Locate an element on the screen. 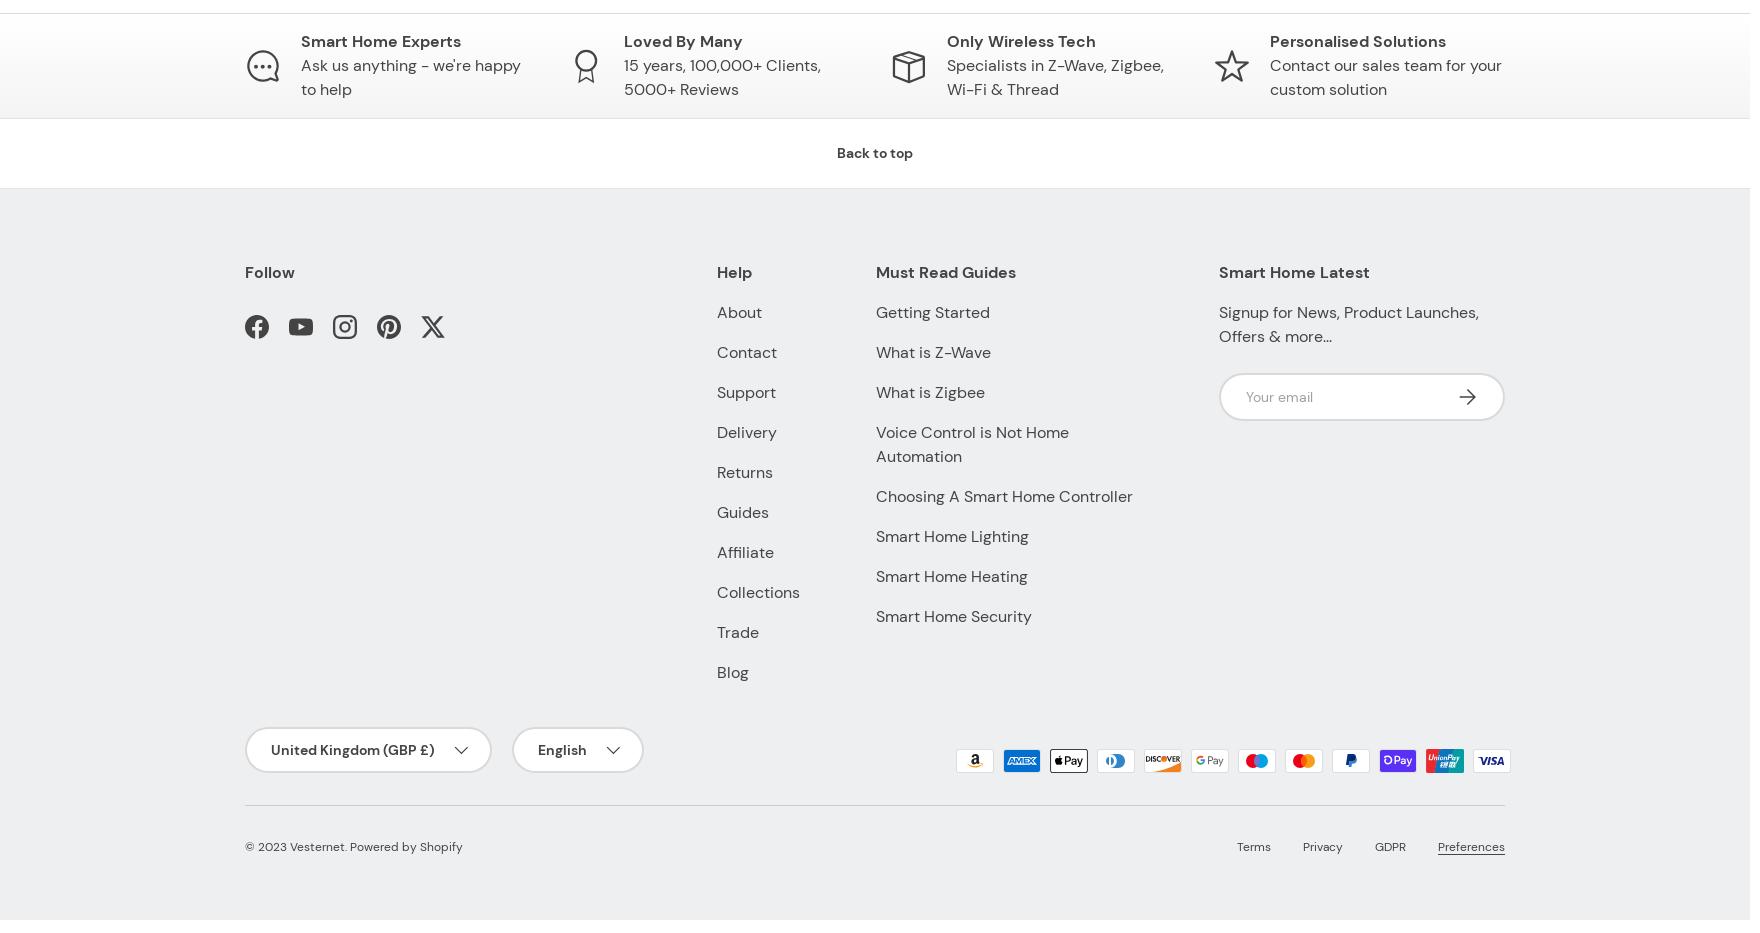  'Smart Home Heating' is located at coordinates (951, 576).